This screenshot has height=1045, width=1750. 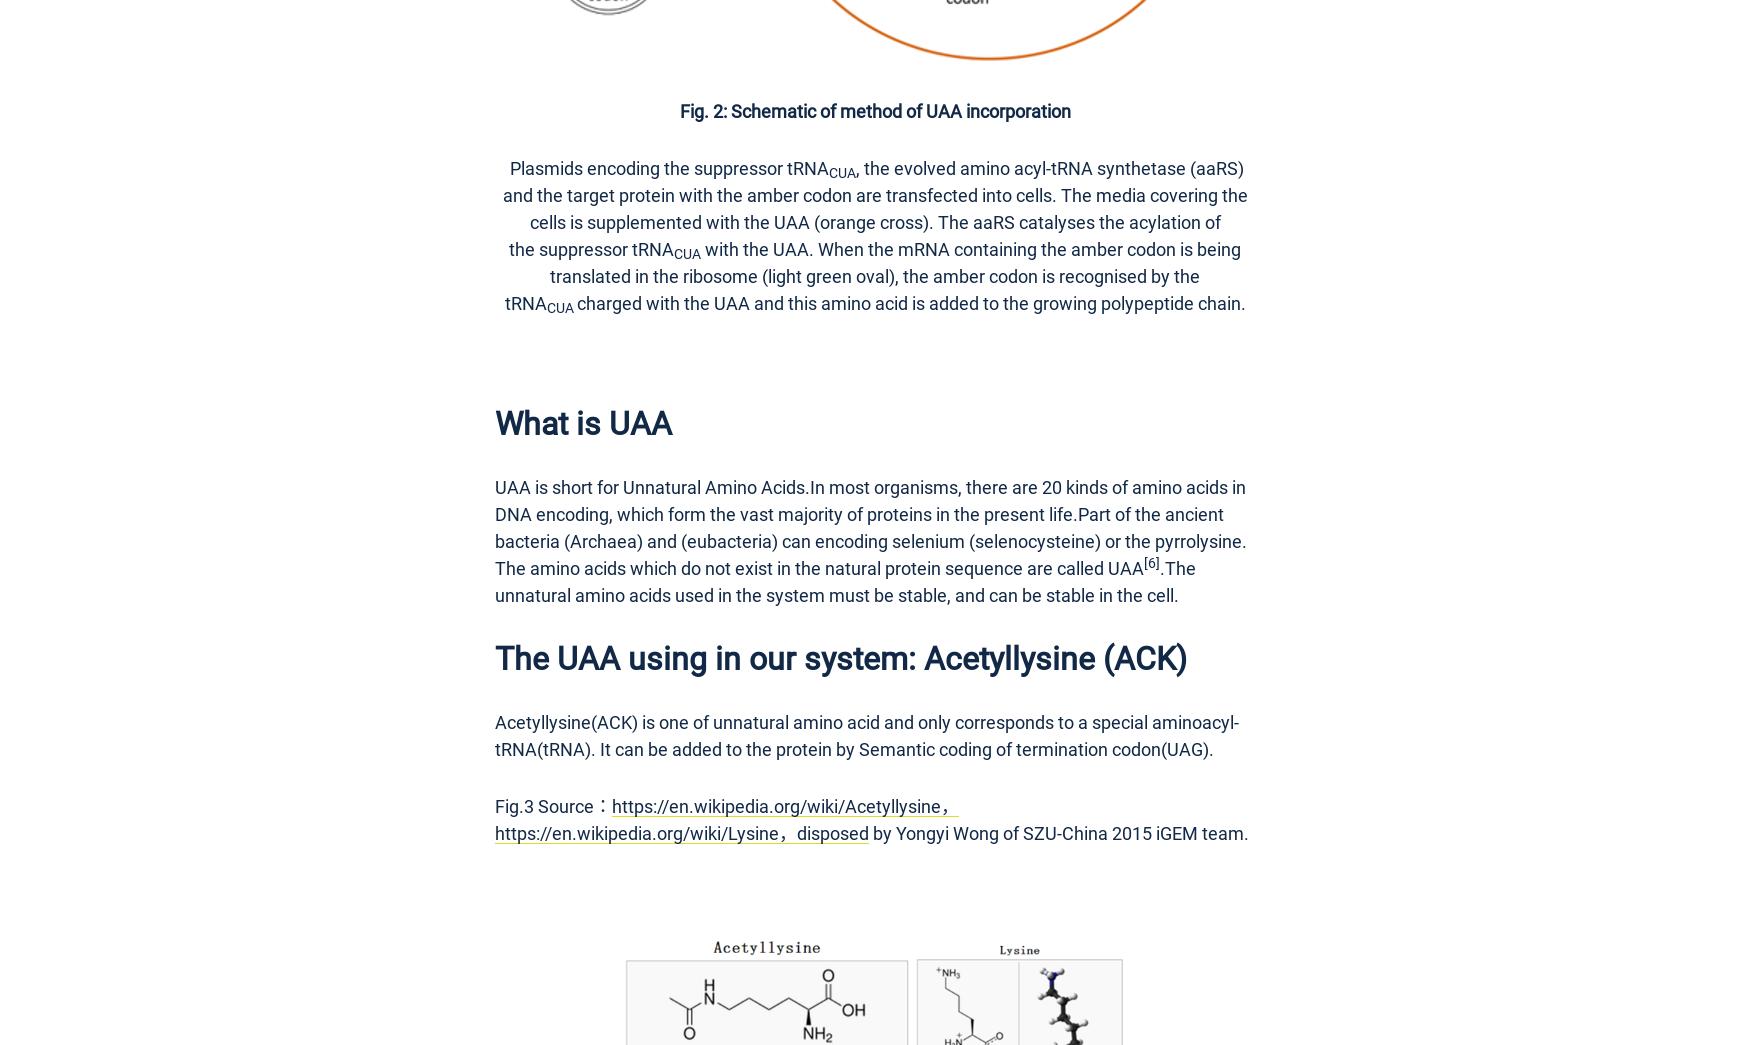 What do you see at coordinates (870, 526) in the screenshot?
I see `'UAA is short for Unnatural Amino Acids.In most organisms, there are 20 kinds of amino acids in DNA encoding, which form the vast majority of proteins in the present life.Part of the ancient bacteria (Archaea) and (eubacteria) can encoding selenium (selenocysteine) or the pyrrolysine. The amino acids which do not exist in the natural protein sequence are called UAA'` at bounding box center [870, 526].